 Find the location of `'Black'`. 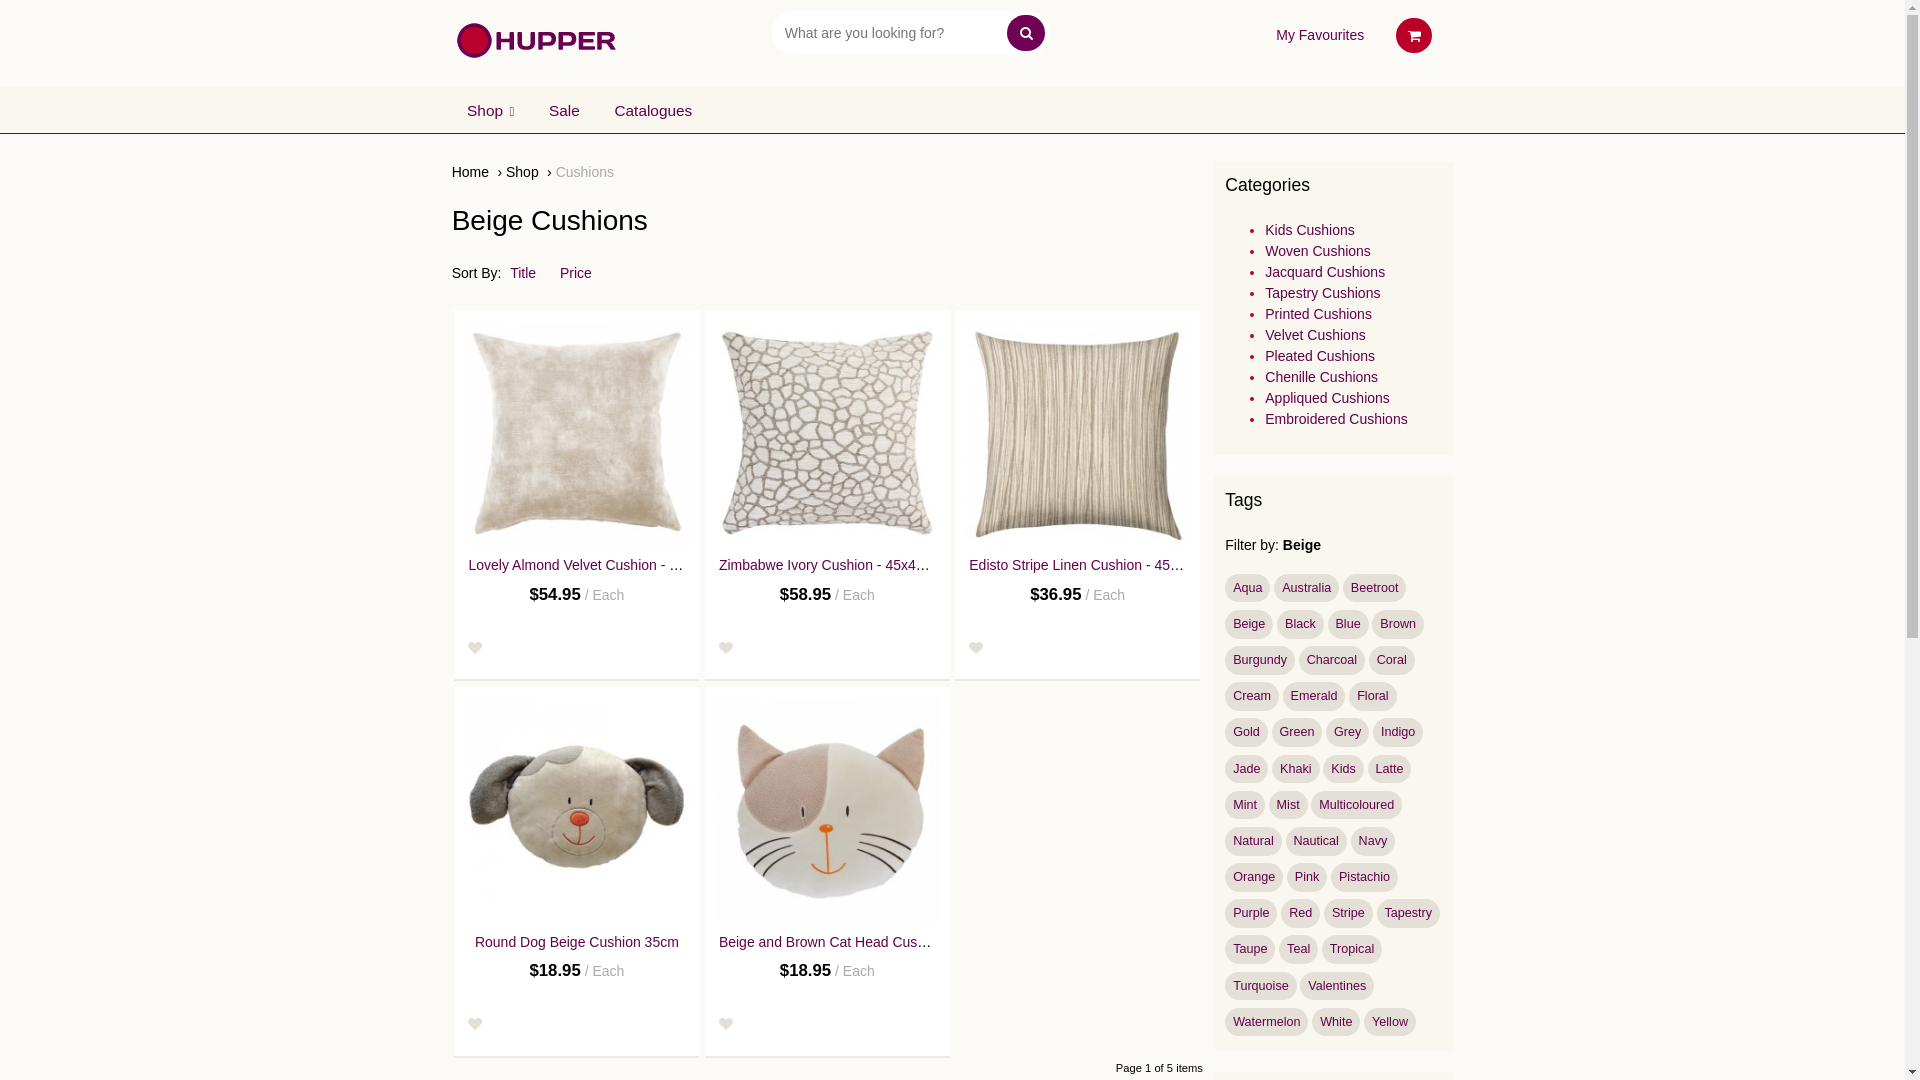

'Black' is located at coordinates (1275, 623).